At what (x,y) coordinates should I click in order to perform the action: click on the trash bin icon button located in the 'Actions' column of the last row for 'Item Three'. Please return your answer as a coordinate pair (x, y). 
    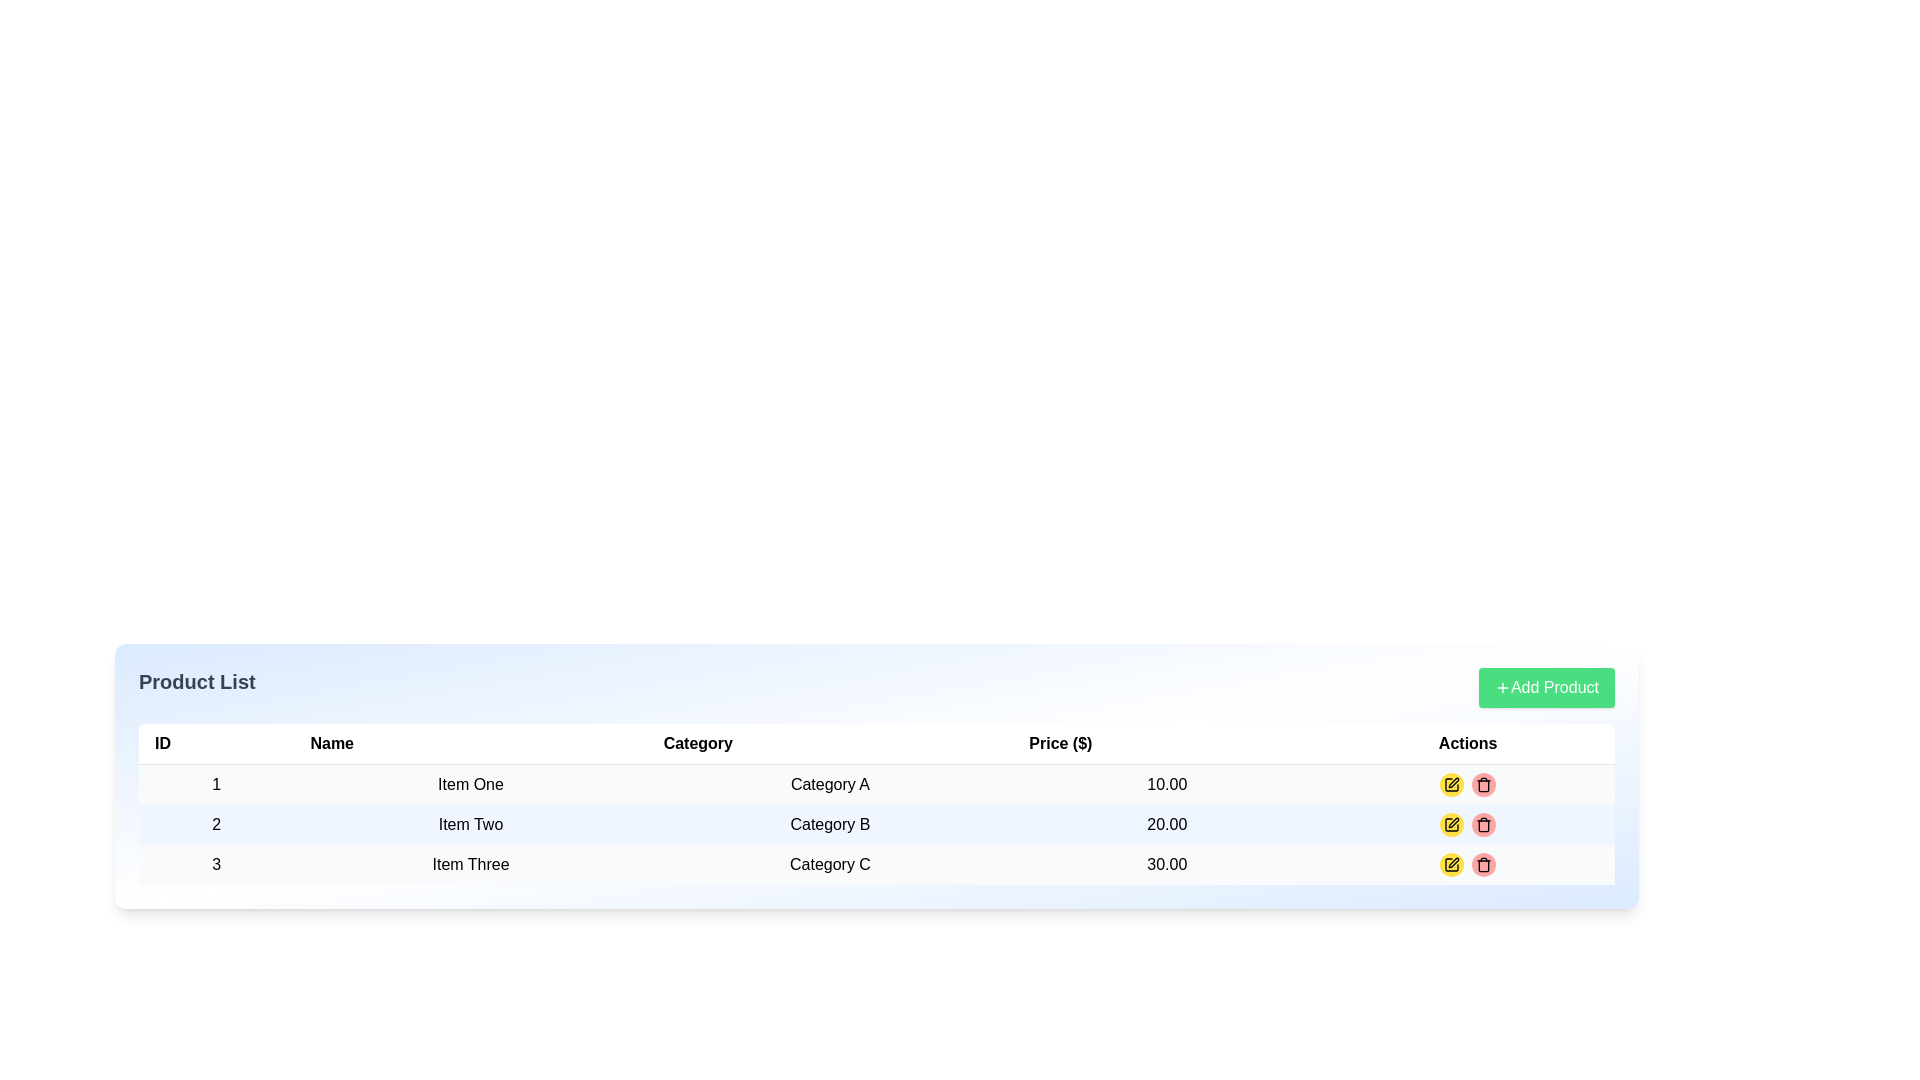
    Looking at the image, I should click on (1484, 784).